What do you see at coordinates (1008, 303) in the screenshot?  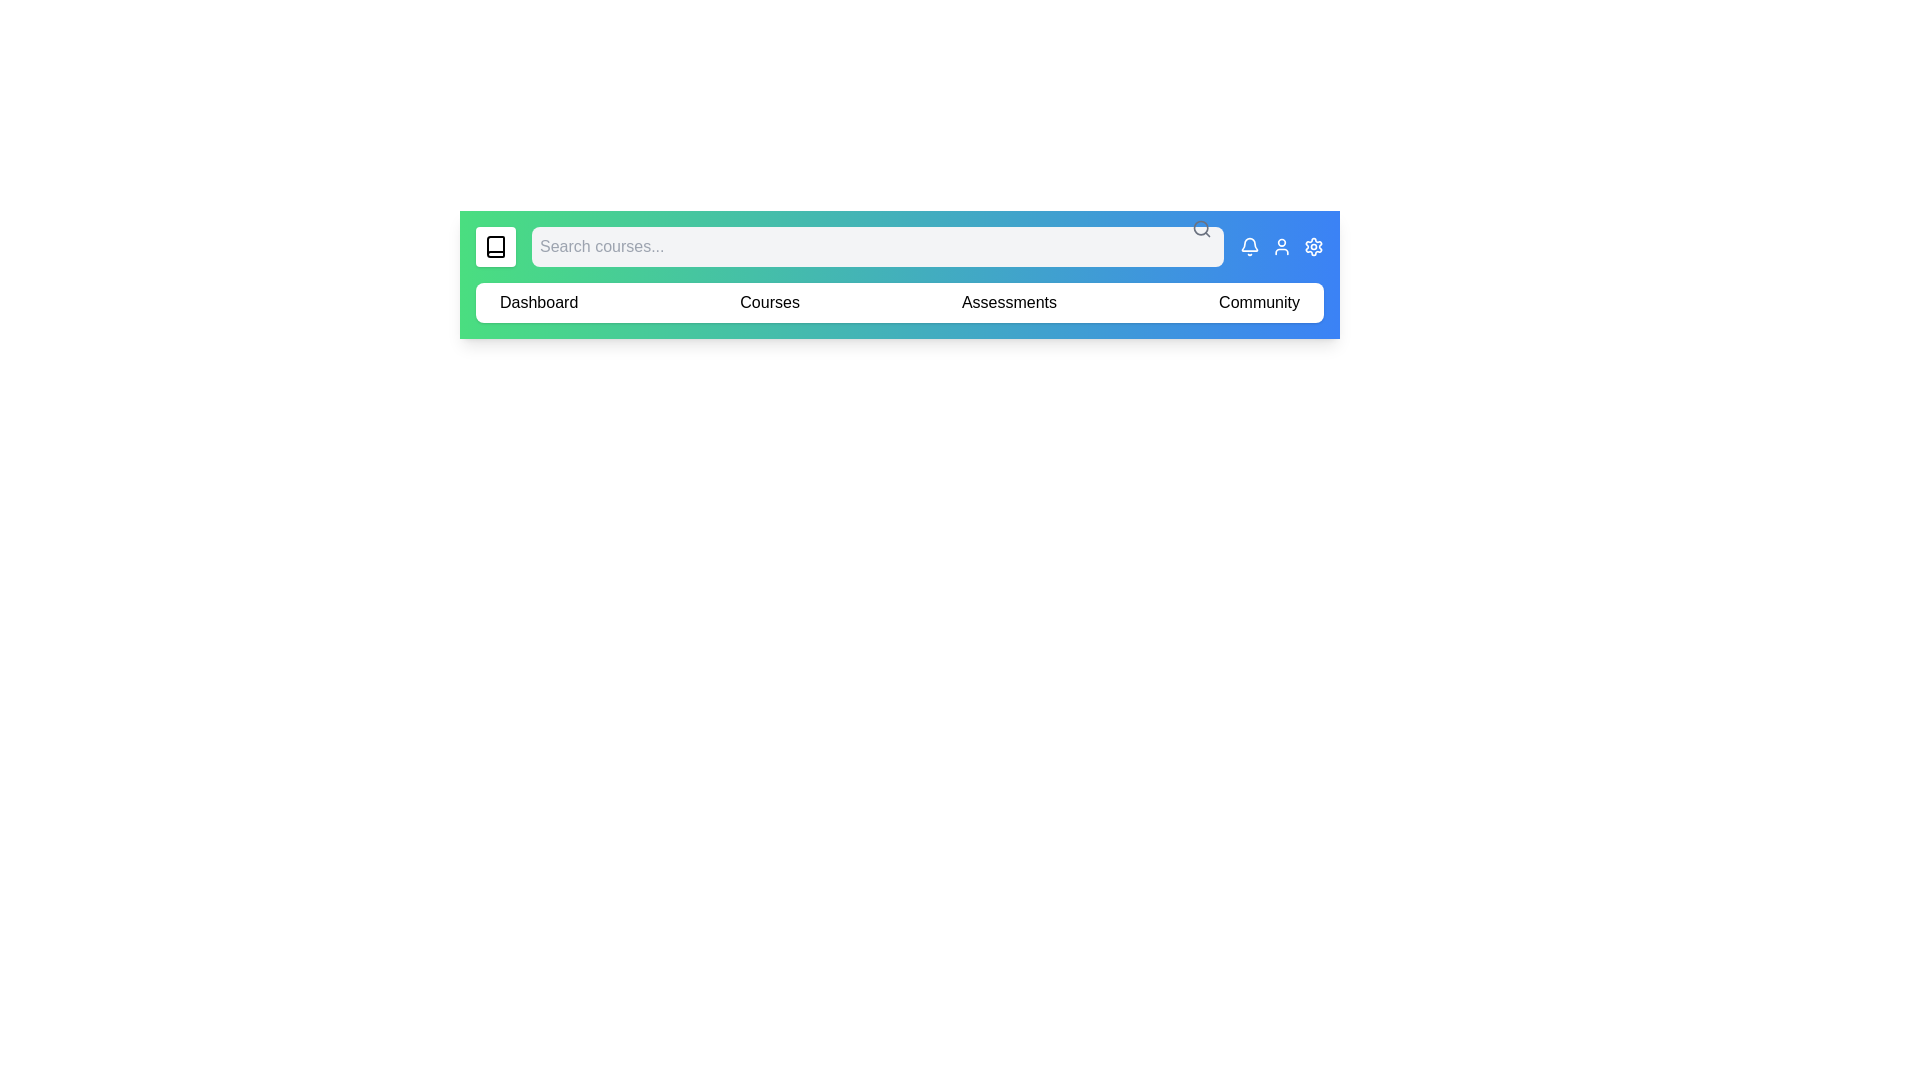 I see `the element labeled 'Assessments' to reveal its hover effect` at bounding box center [1008, 303].